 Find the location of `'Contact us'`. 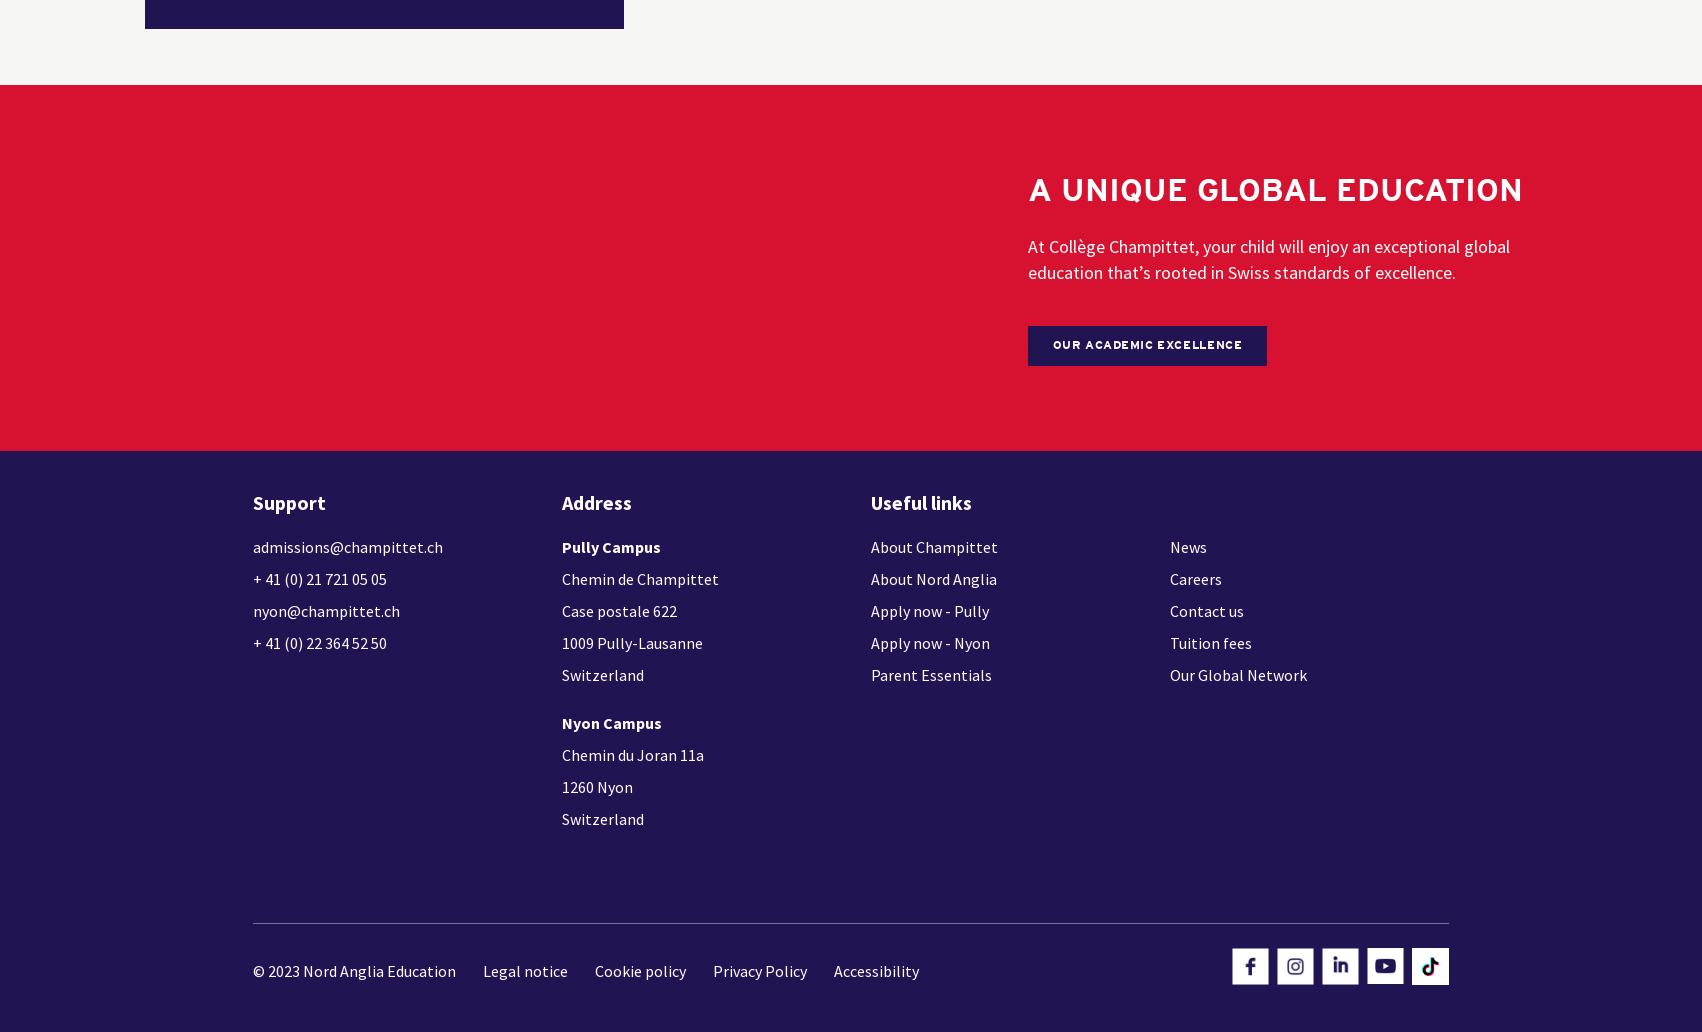

'Contact us' is located at coordinates (1206, 611).